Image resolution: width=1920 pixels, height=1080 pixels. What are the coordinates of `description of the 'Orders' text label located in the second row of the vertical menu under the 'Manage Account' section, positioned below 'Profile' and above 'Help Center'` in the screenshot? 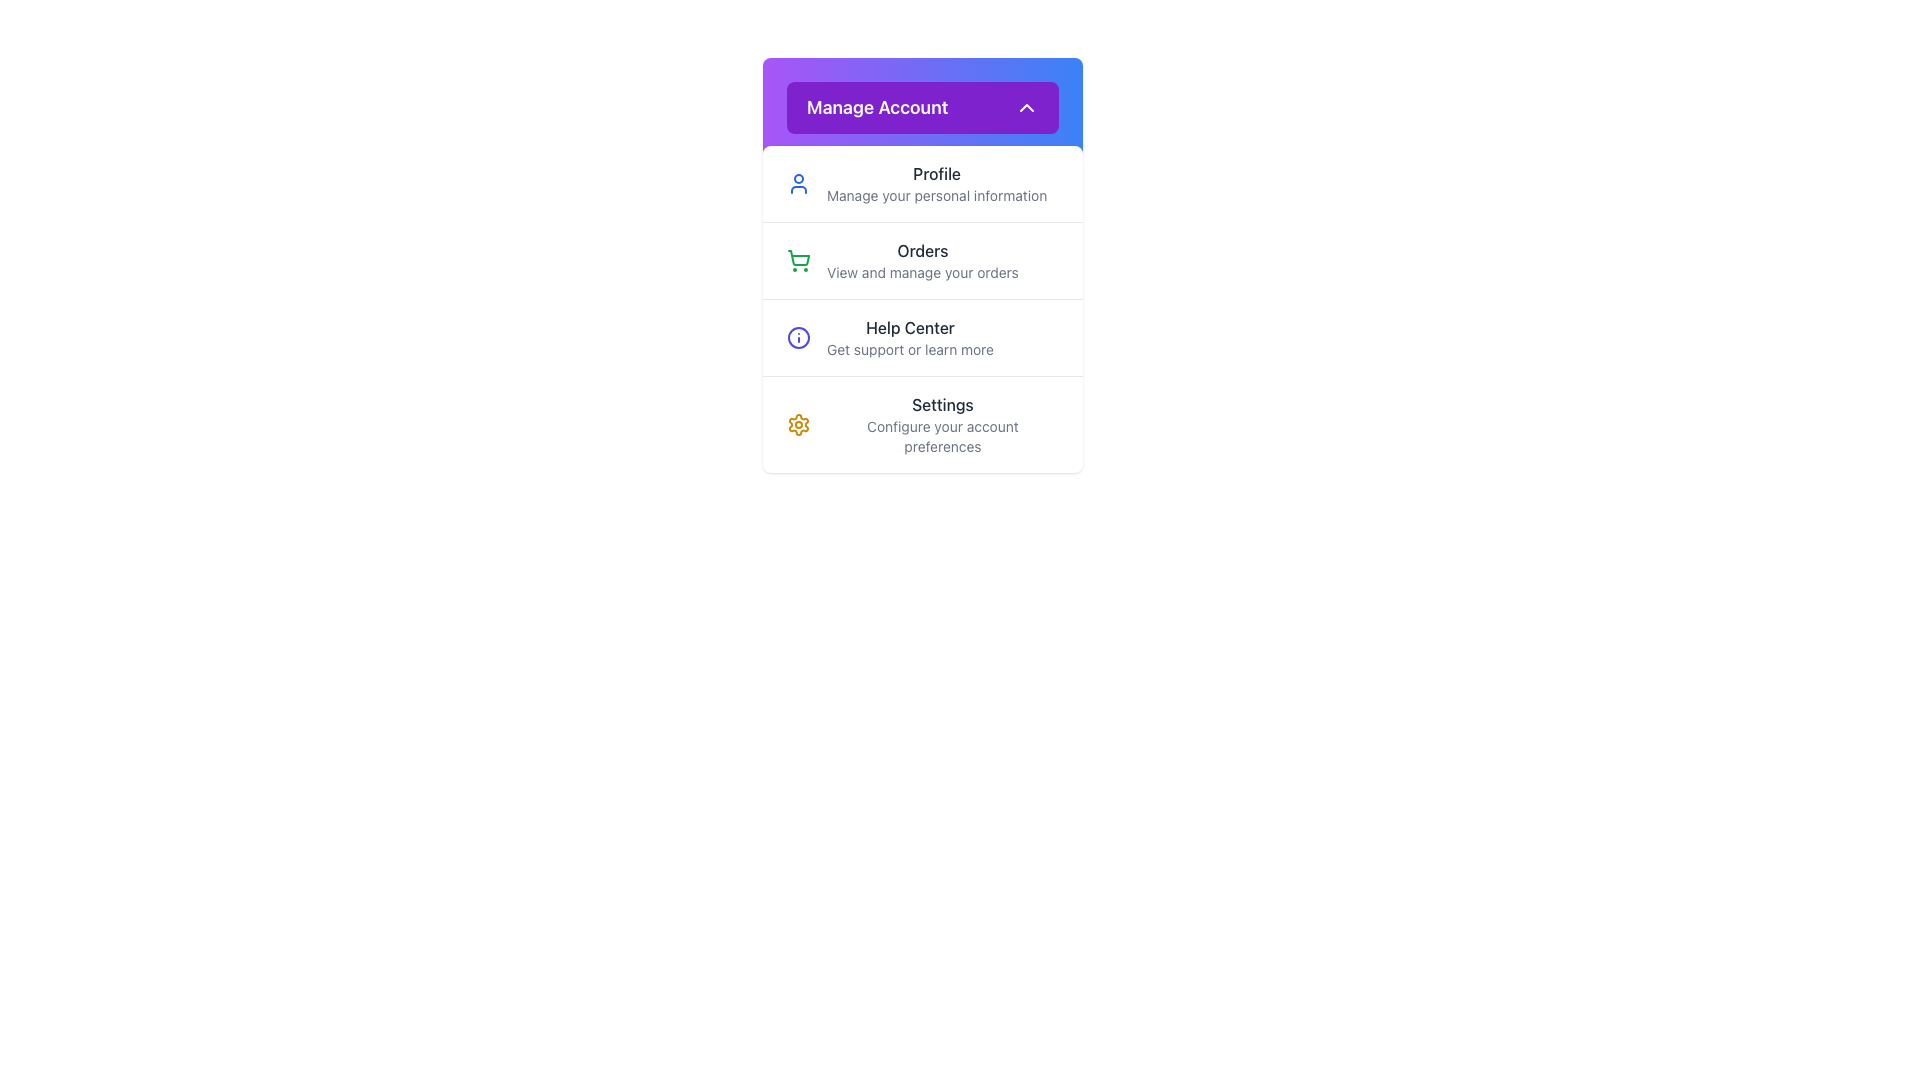 It's located at (921, 260).